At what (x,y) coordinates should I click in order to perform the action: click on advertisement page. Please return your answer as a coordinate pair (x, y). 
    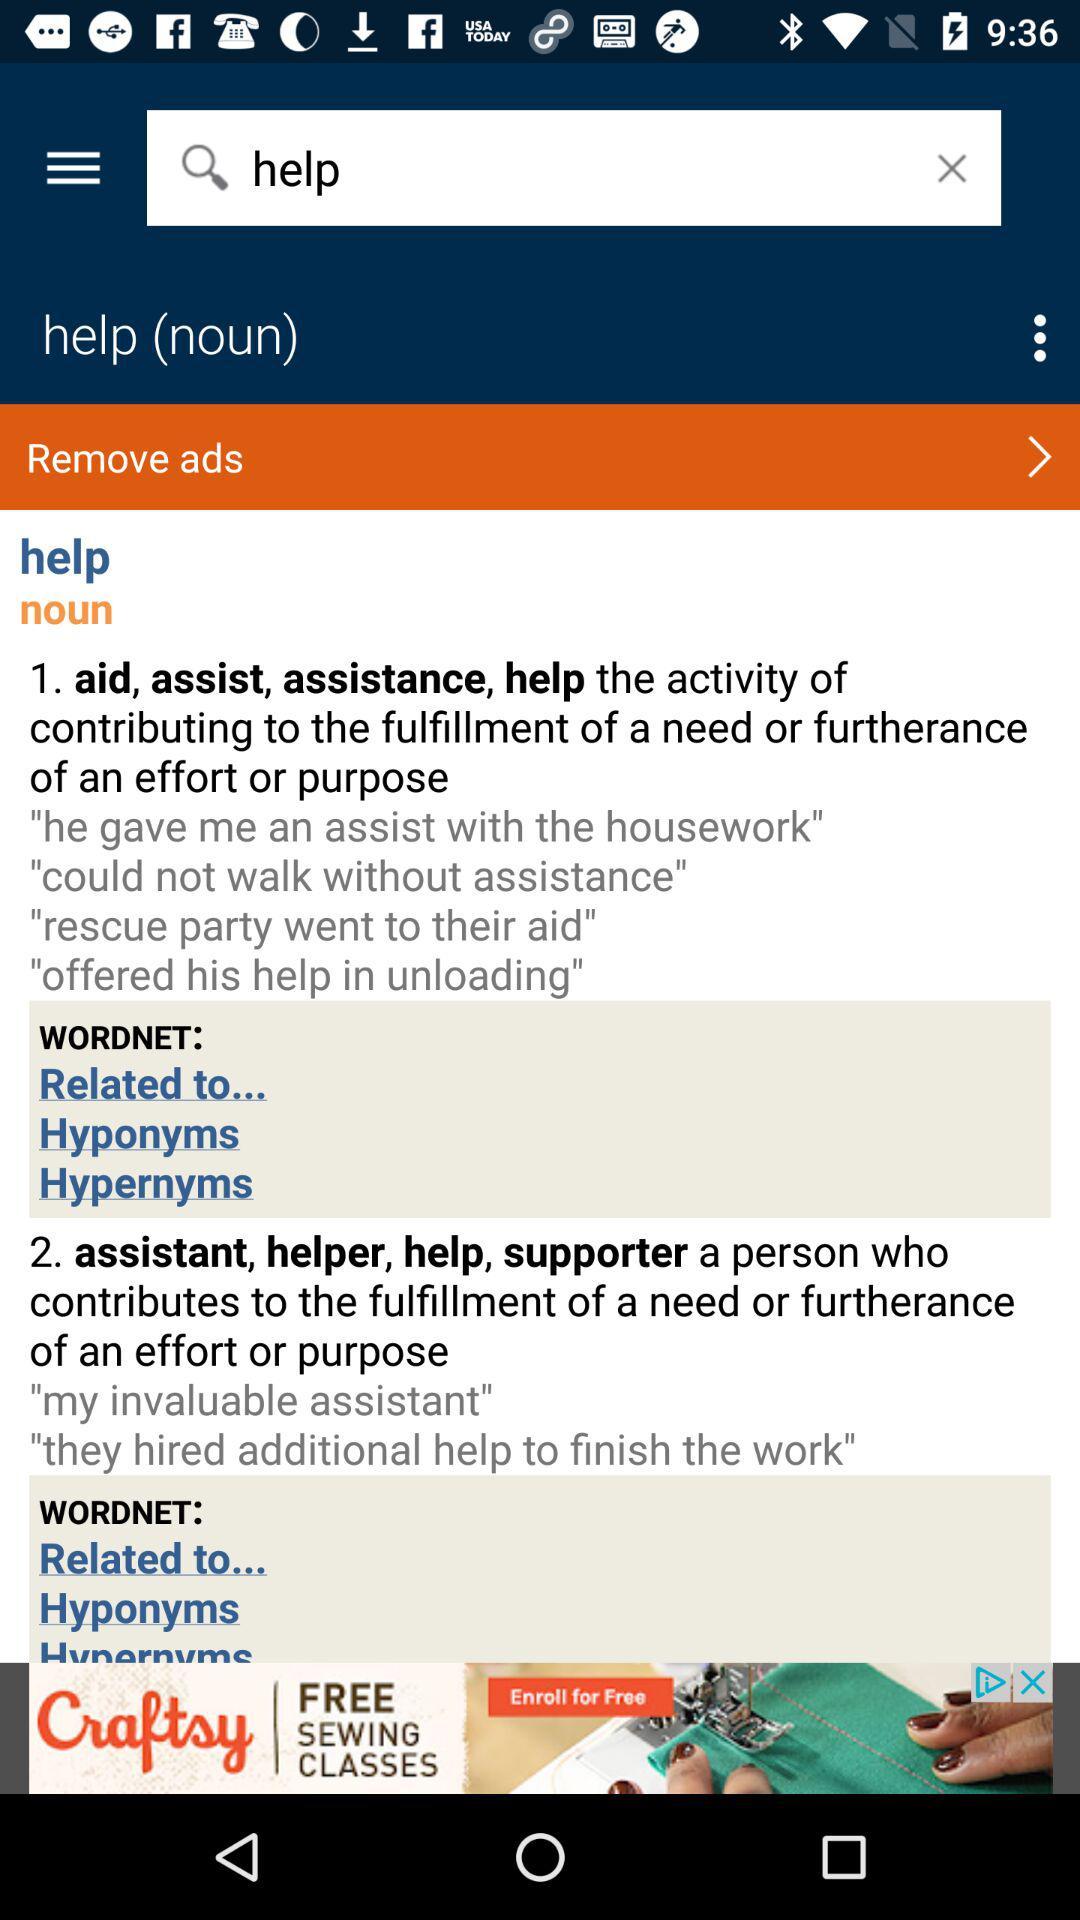
    Looking at the image, I should click on (540, 1727).